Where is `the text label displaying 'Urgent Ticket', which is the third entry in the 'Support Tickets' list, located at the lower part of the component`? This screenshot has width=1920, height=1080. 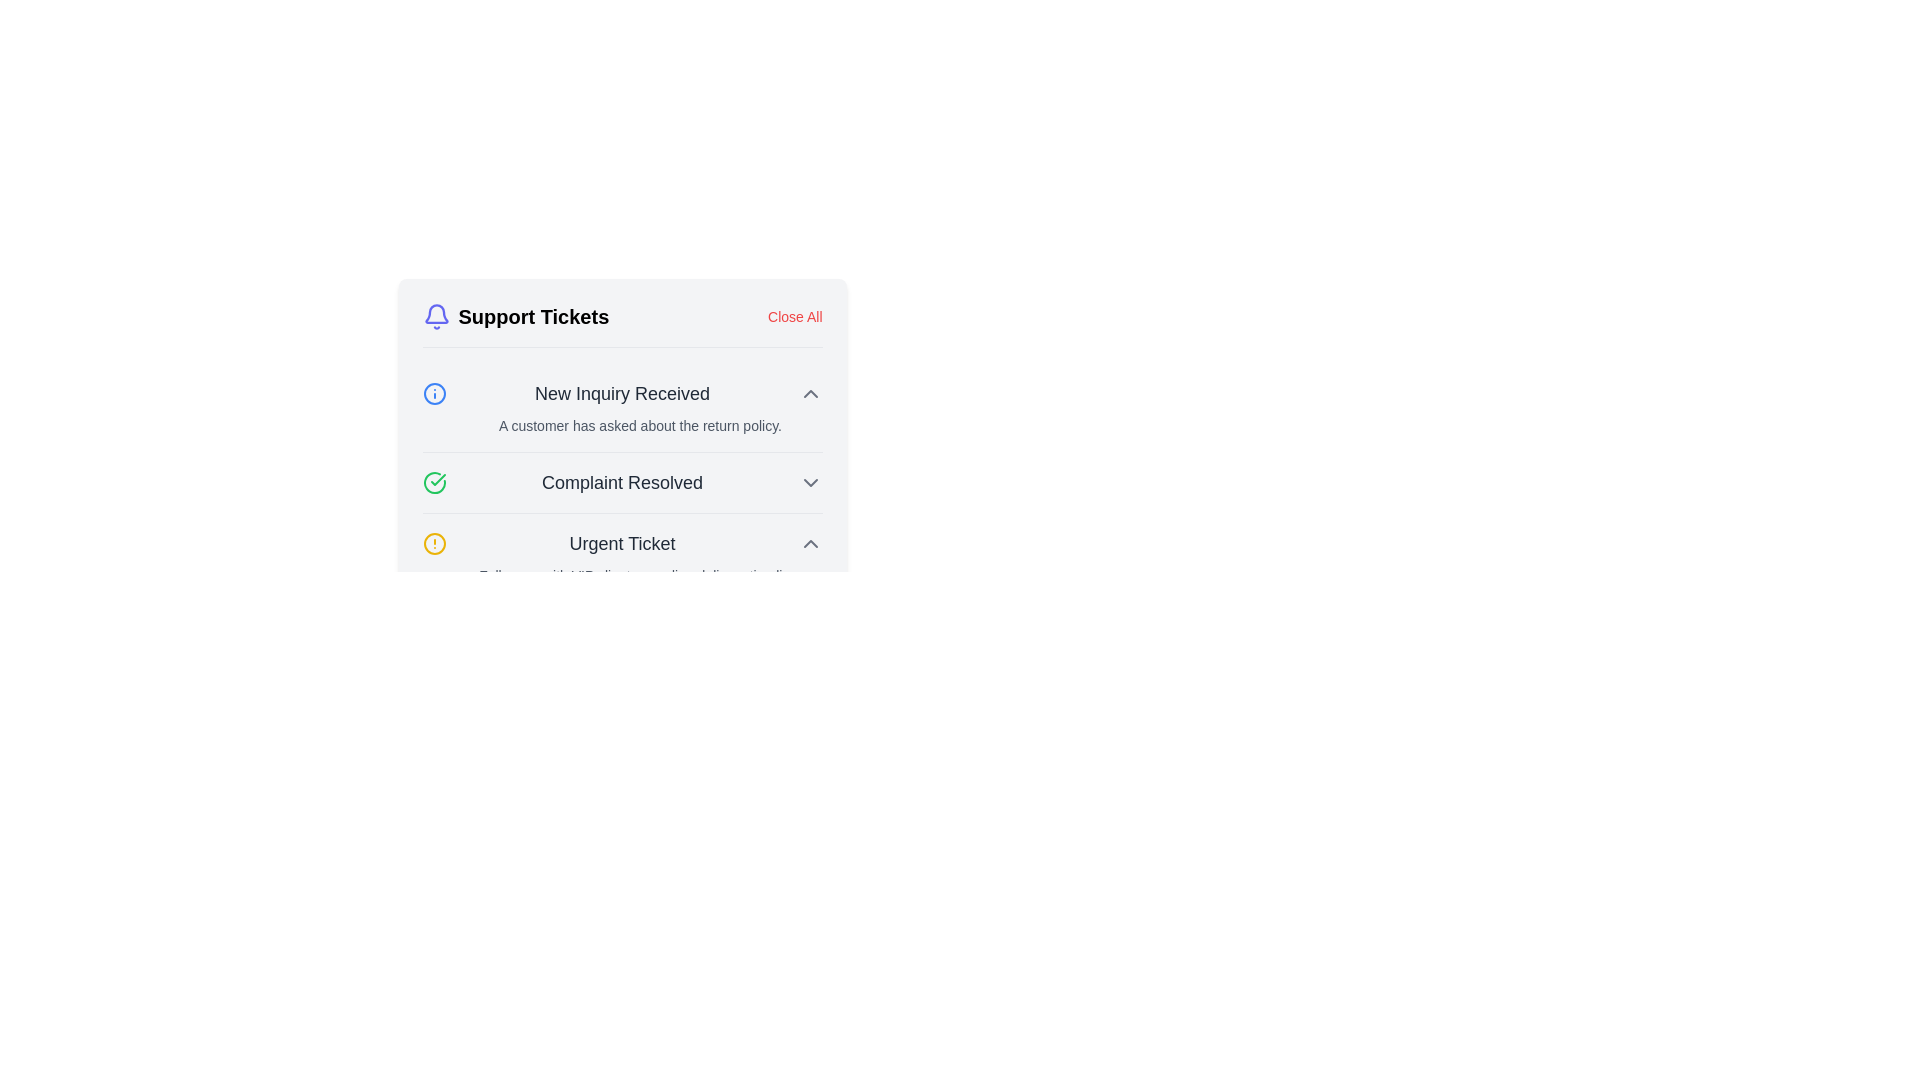 the text label displaying 'Urgent Ticket', which is the third entry in the 'Support Tickets' list, located at the lower part of the component is located at coordinates (621, 543).